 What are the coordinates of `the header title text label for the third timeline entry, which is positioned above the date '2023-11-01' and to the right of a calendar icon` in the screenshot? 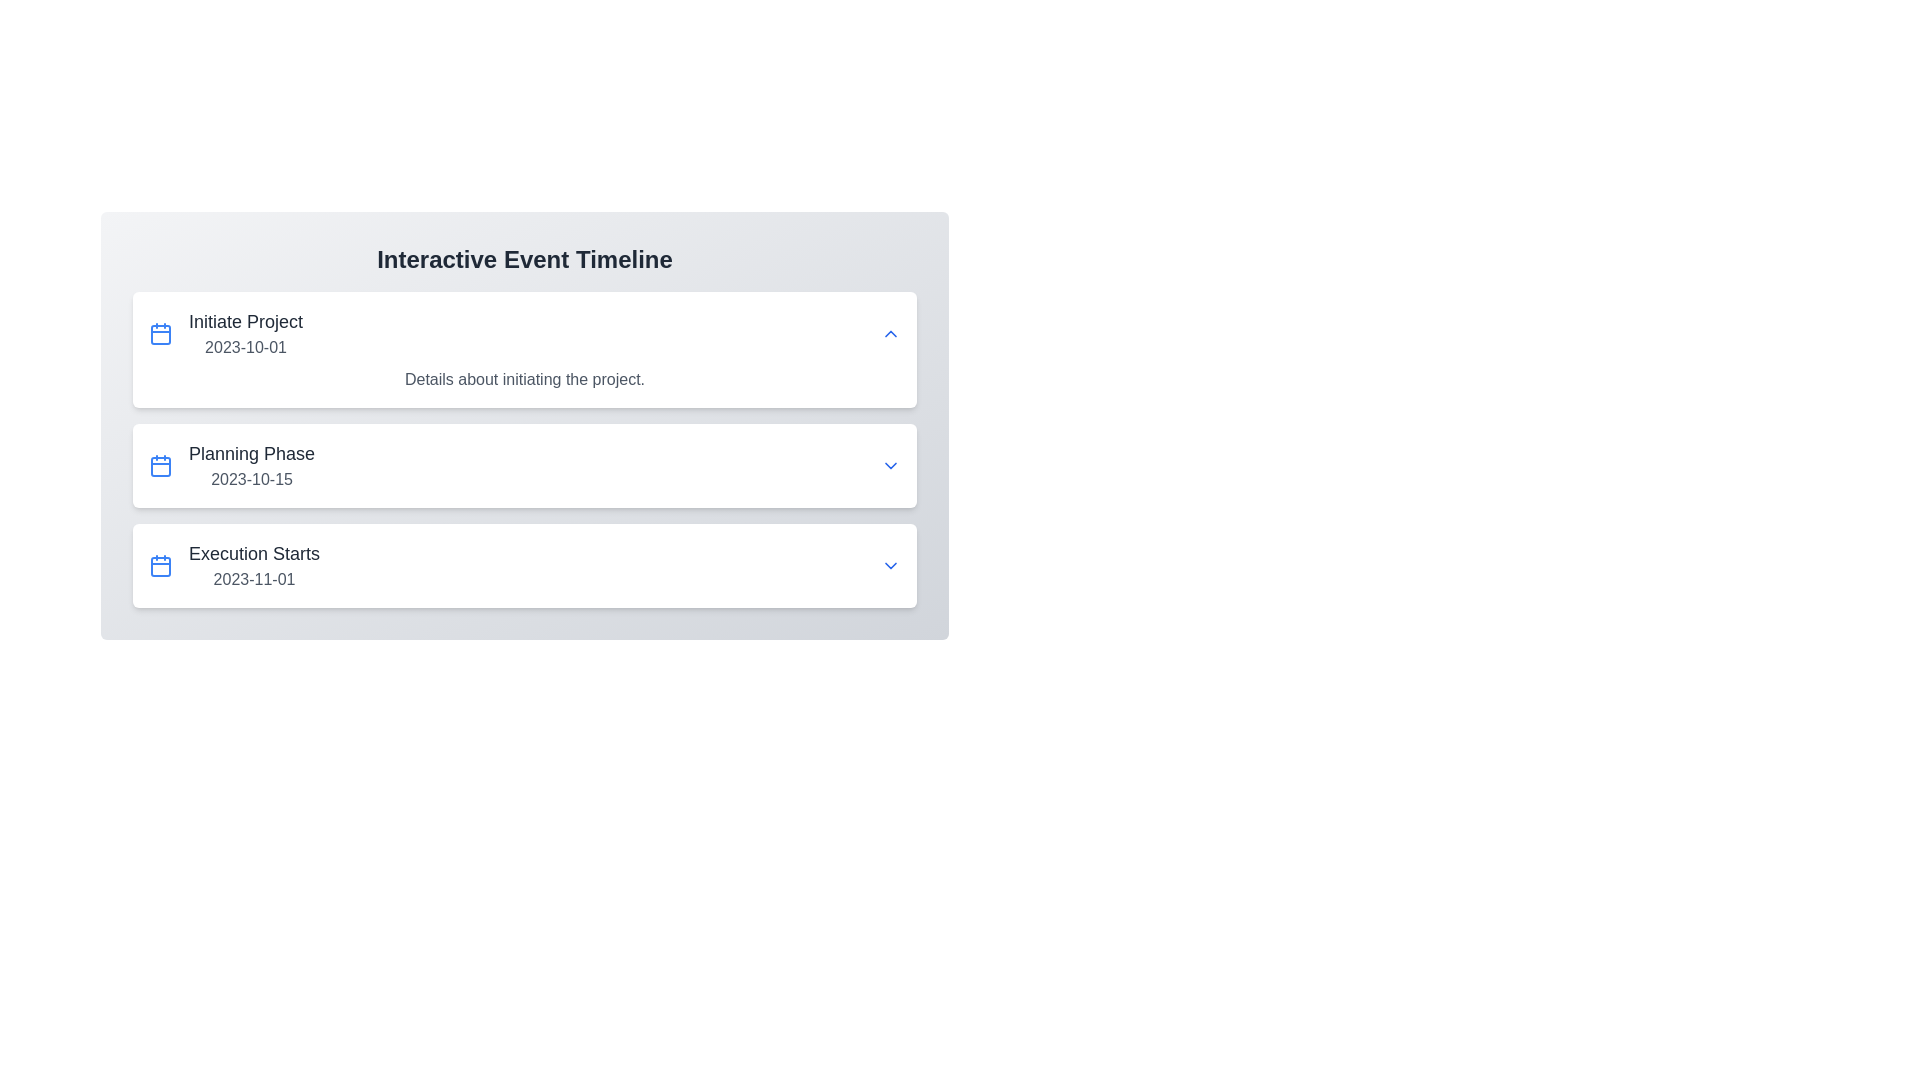 It's located at (253, 554).